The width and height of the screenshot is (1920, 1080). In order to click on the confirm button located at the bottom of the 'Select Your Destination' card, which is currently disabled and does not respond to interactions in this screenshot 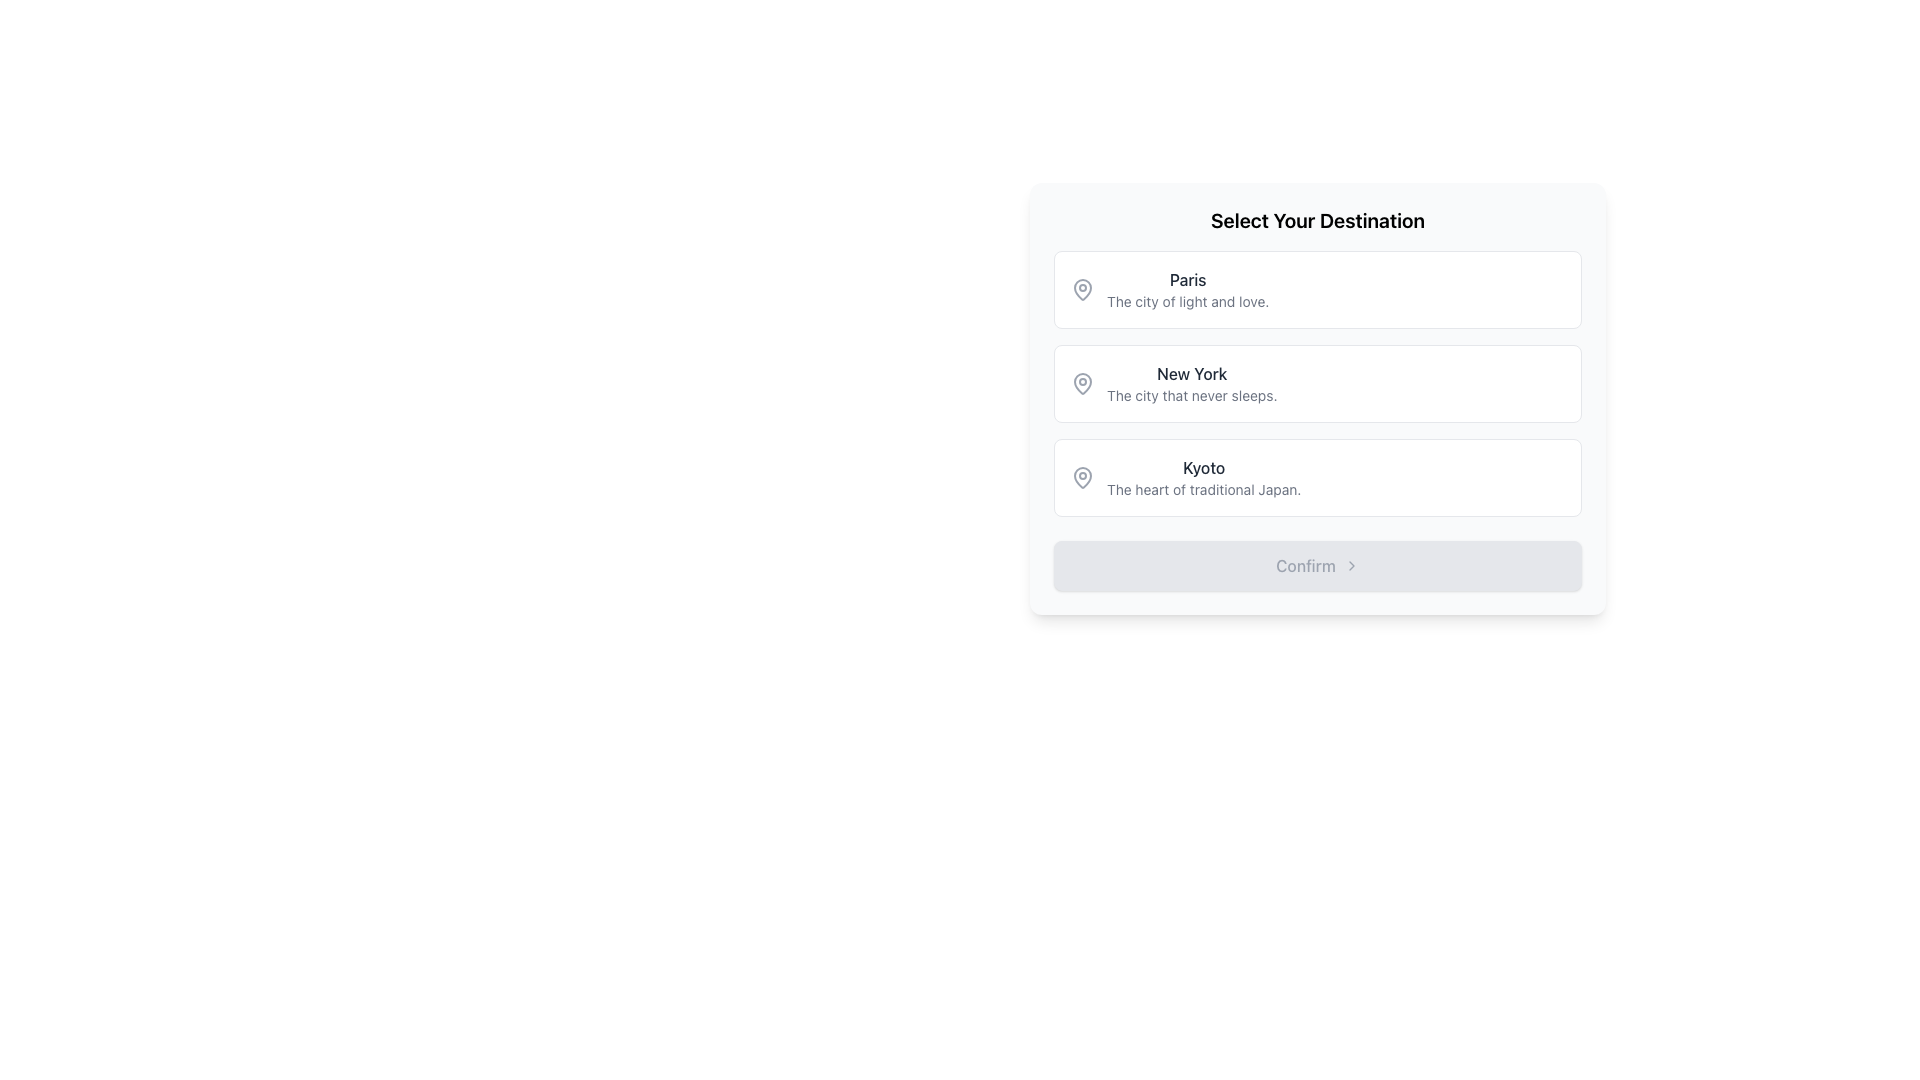, I will do `click(1318, 566)`.